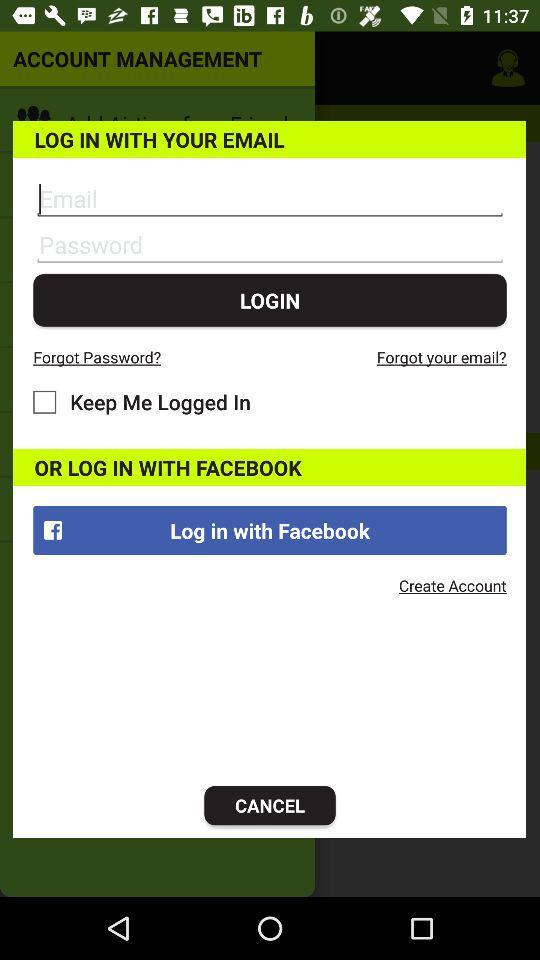 This screenshot has height=960, width=540. I want to click on the create account, so click(452, 585).